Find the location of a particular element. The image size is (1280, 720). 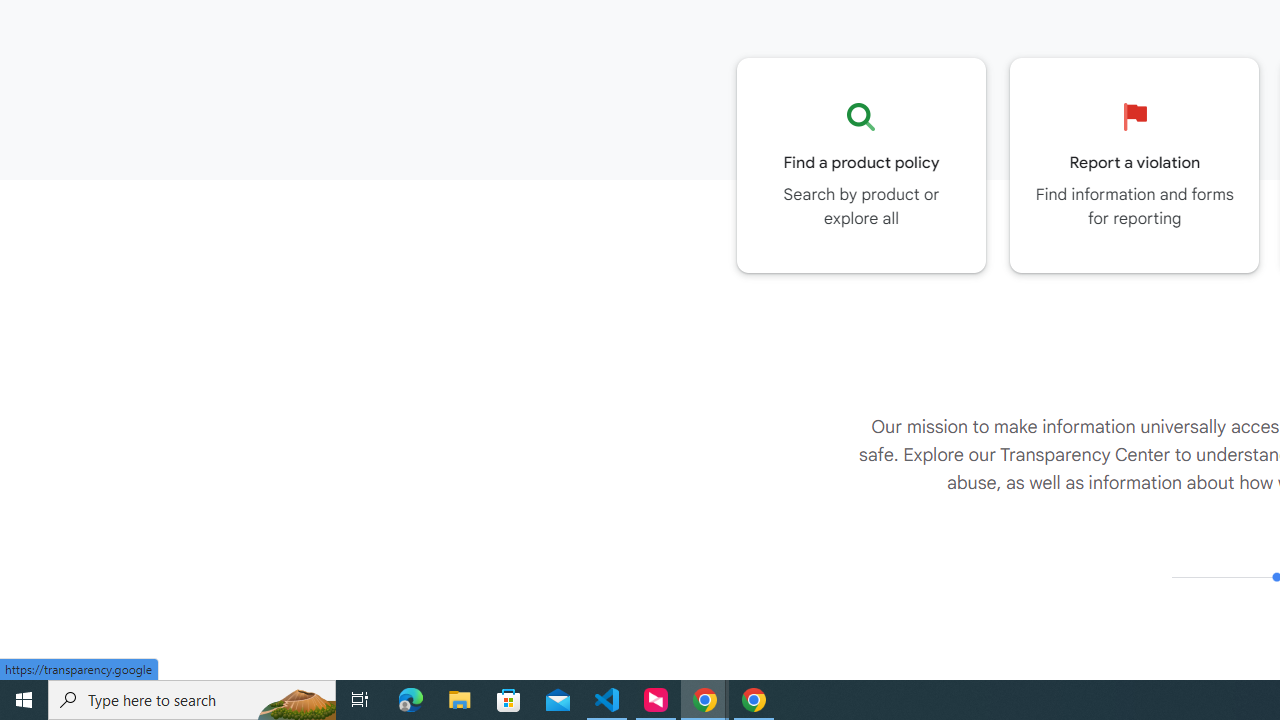

'Go to the Reporting and appeals page' is located at coordinates (1134, 164).